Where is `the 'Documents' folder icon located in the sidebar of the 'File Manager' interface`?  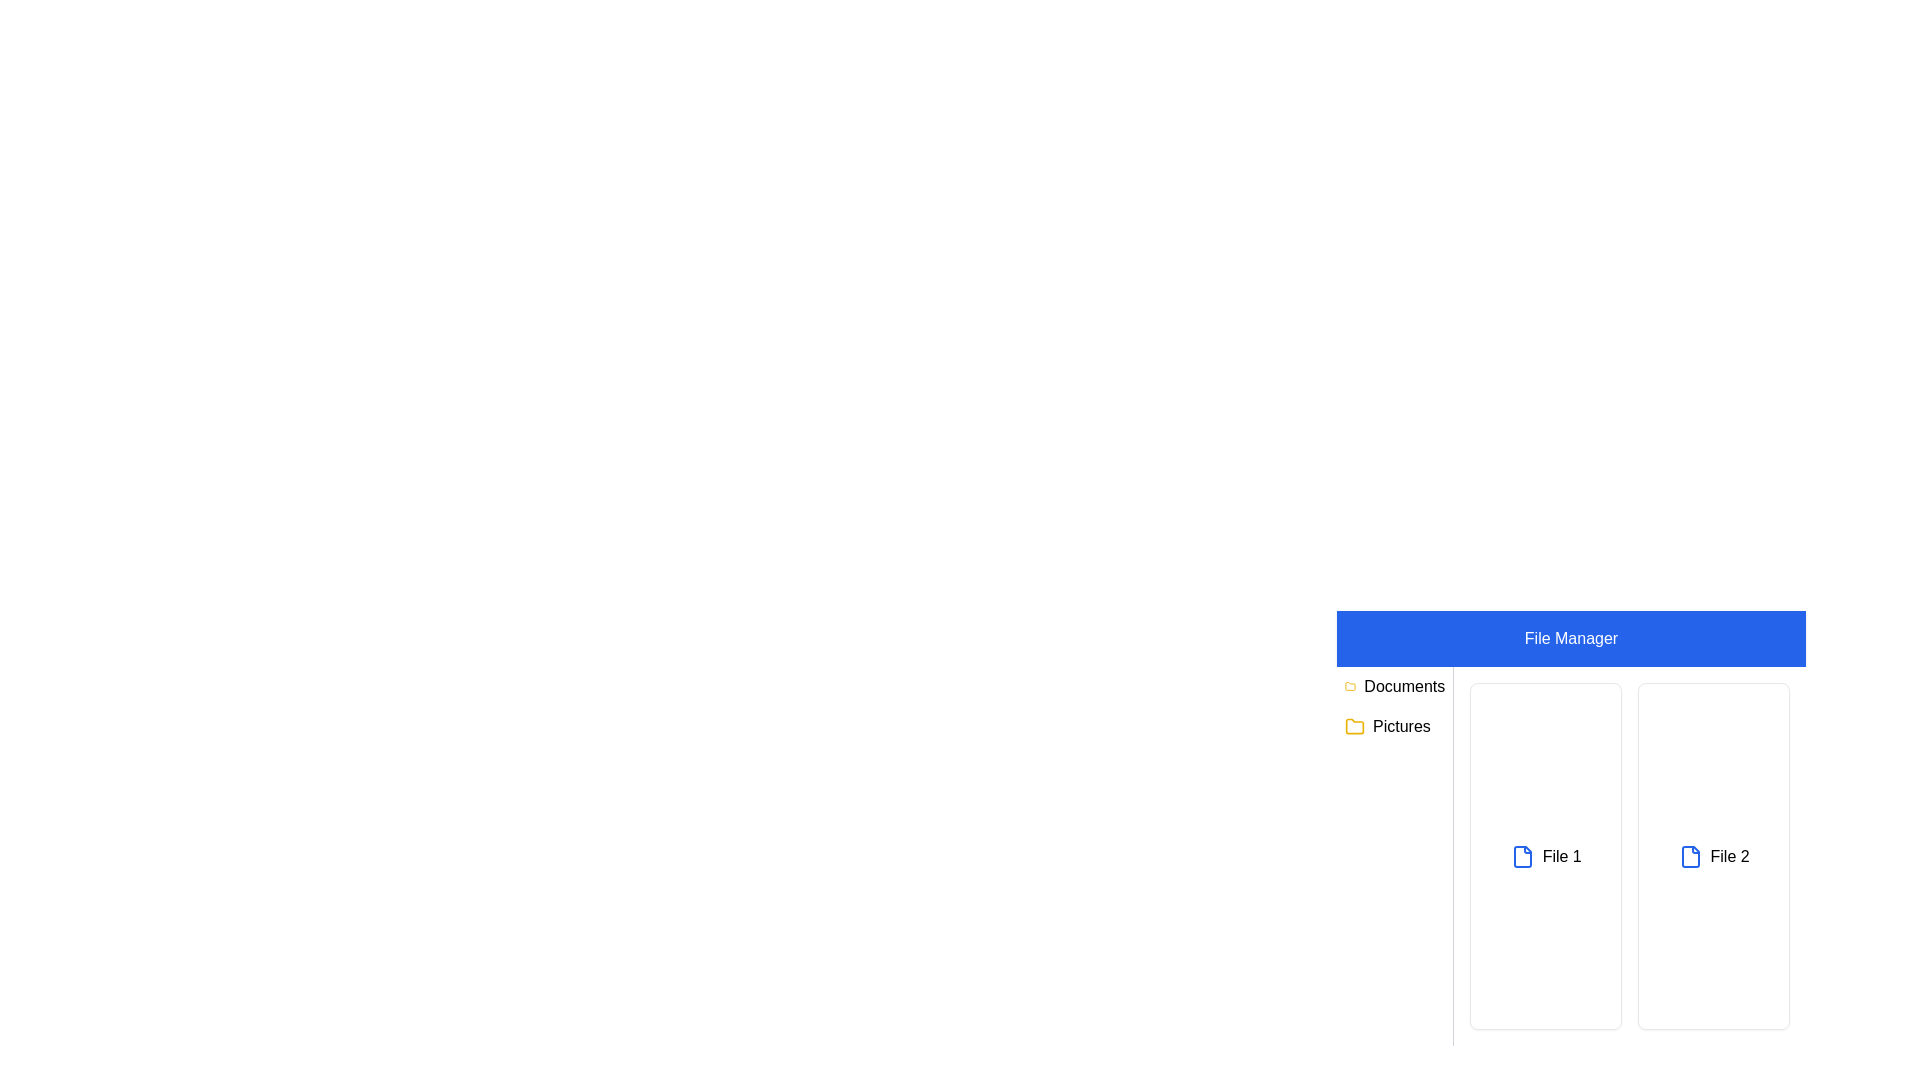 the 'Documents' folder icon located in the sidebar of the 'File Manager' interface is located at coordinates (1354, 725).